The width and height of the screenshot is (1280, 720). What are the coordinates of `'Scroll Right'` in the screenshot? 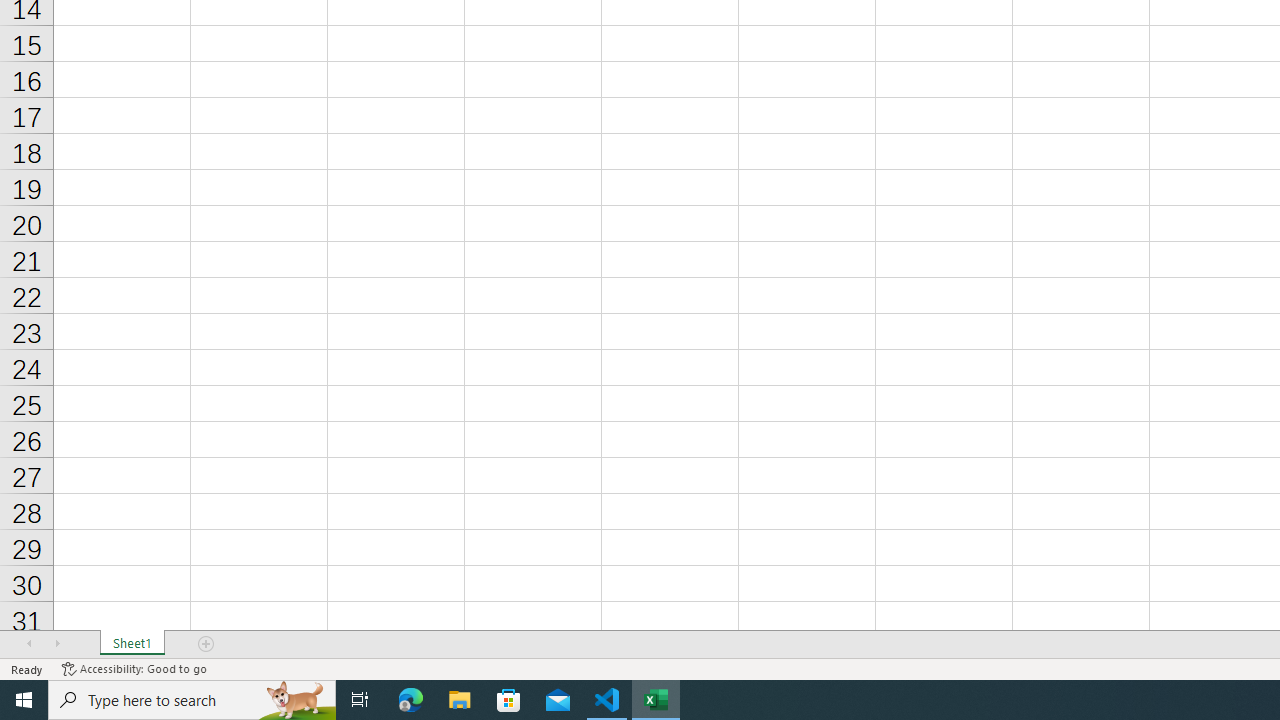 It's located at (57, 644).